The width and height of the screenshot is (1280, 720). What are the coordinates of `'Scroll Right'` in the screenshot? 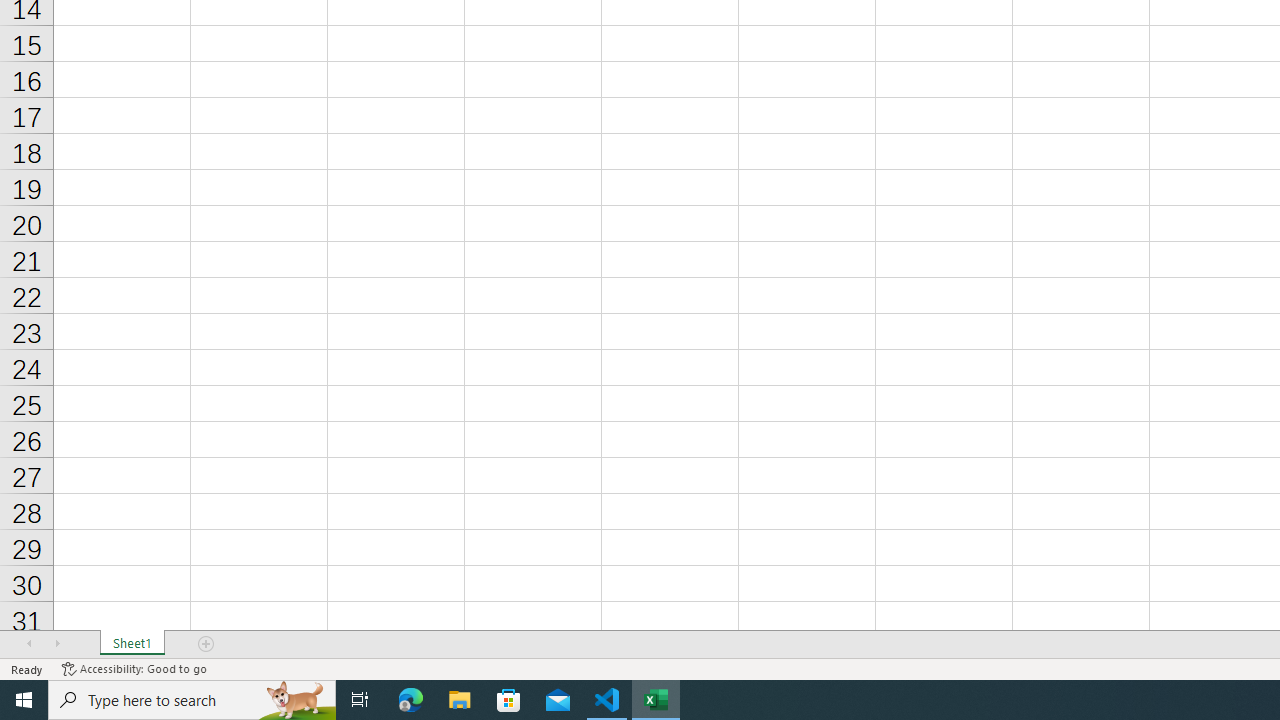 It's located at (57, 644).